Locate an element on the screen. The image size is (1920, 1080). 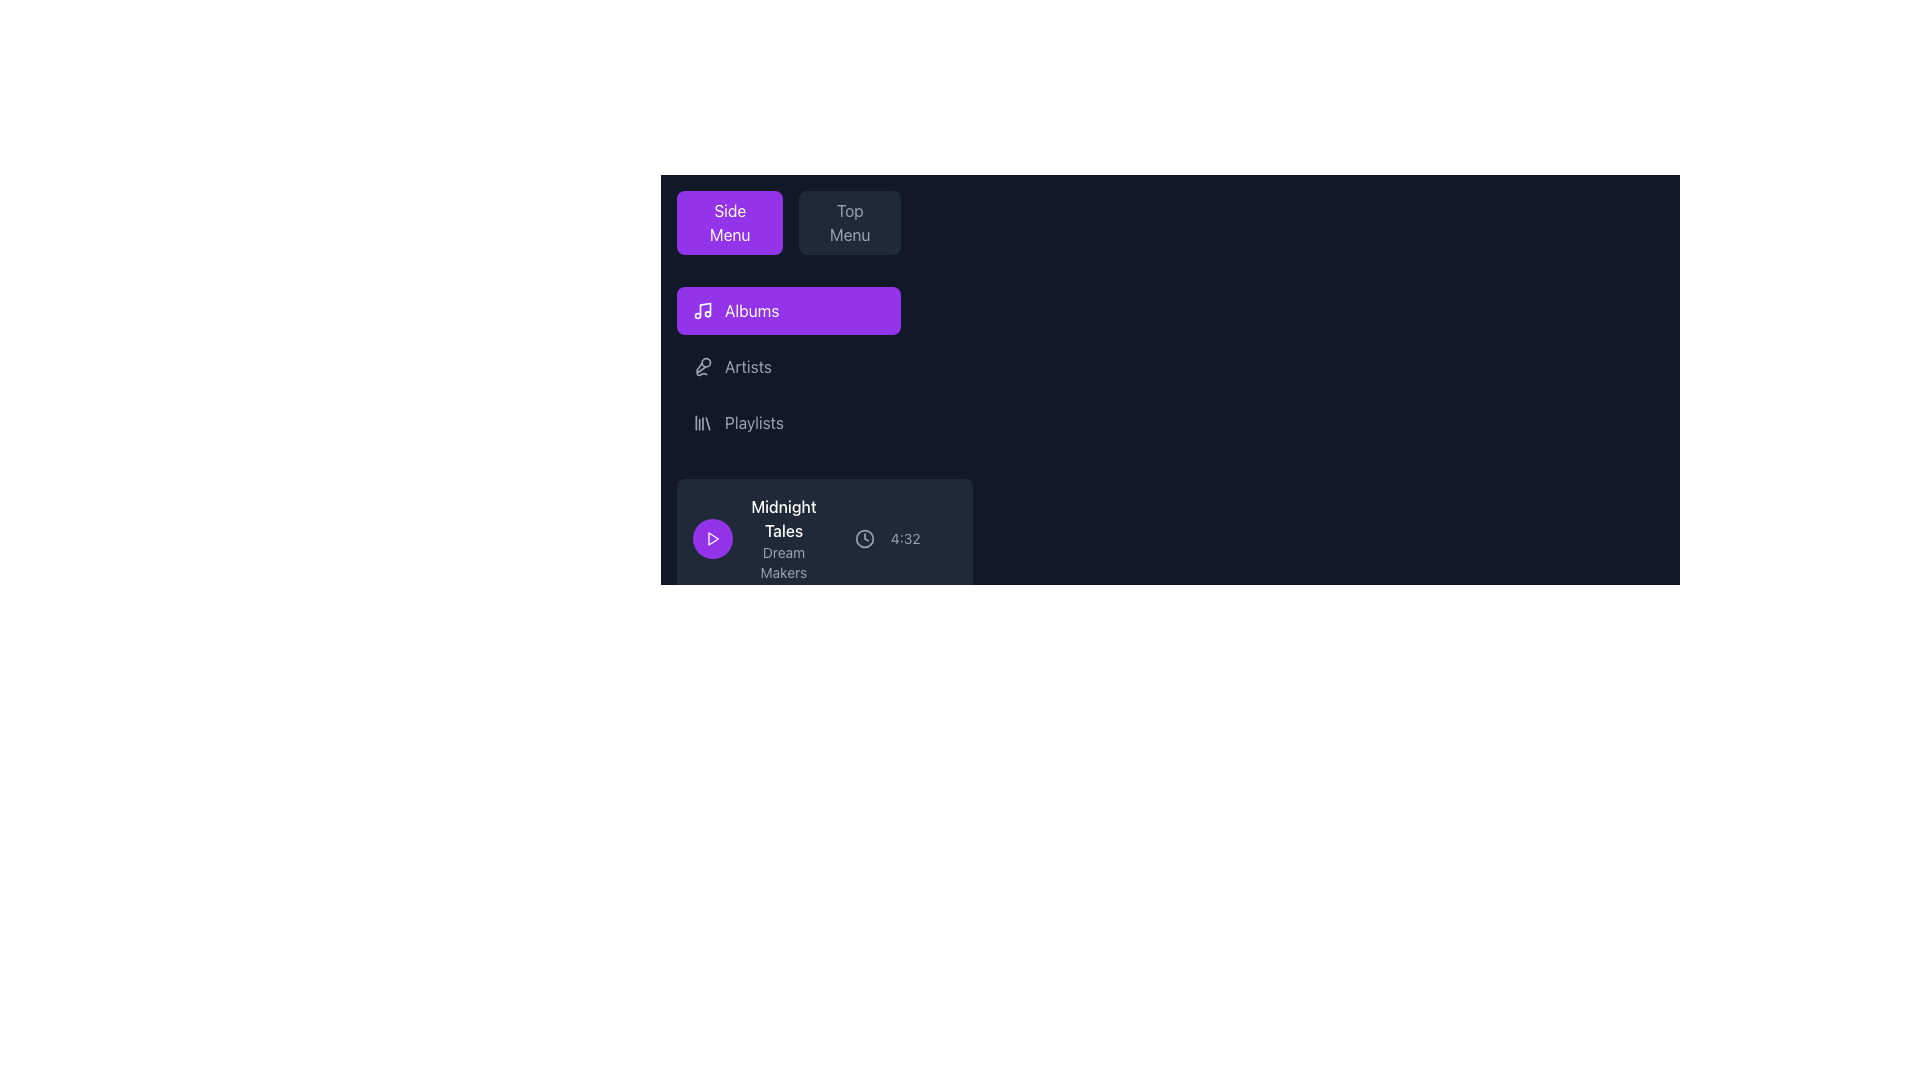
the text label in the purple rectangular menu component that navigates to the Albums section of the application is located at coordinates (751, 311).